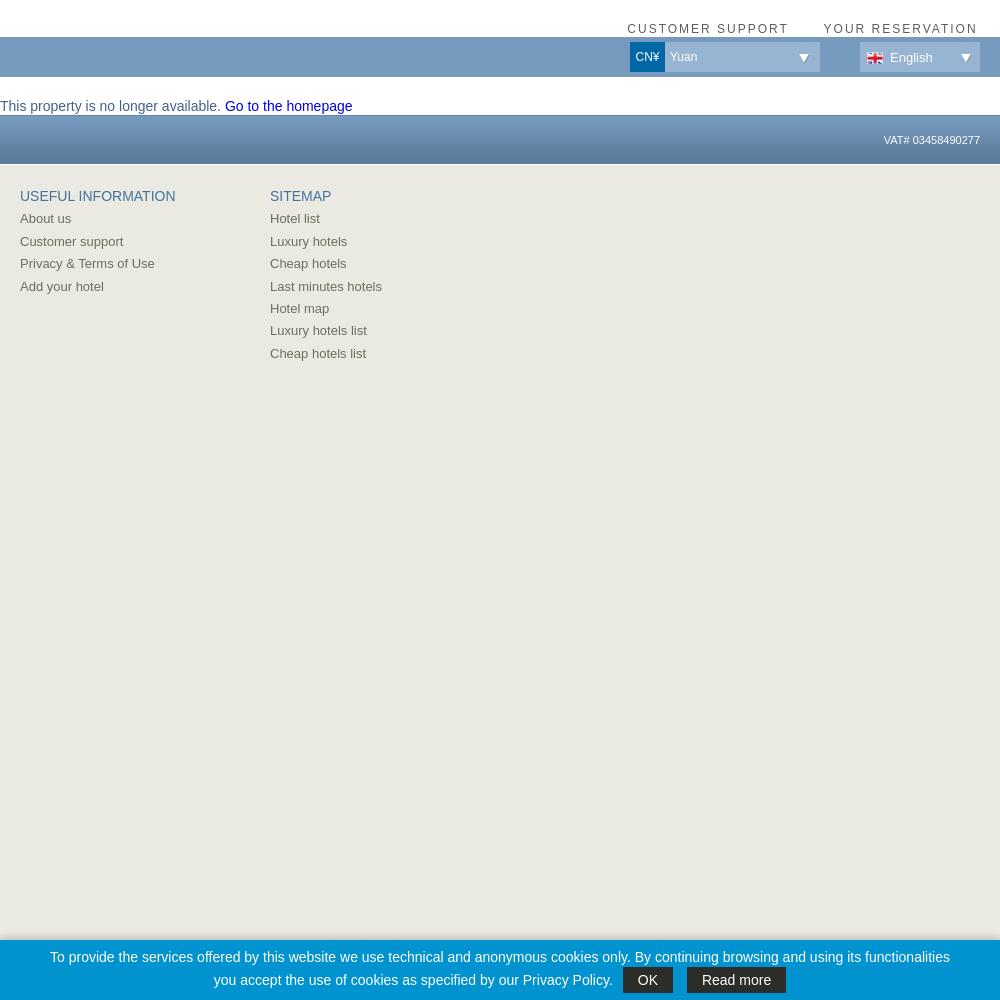  I want to click on 'Luxury hotels', so click(308, 239).